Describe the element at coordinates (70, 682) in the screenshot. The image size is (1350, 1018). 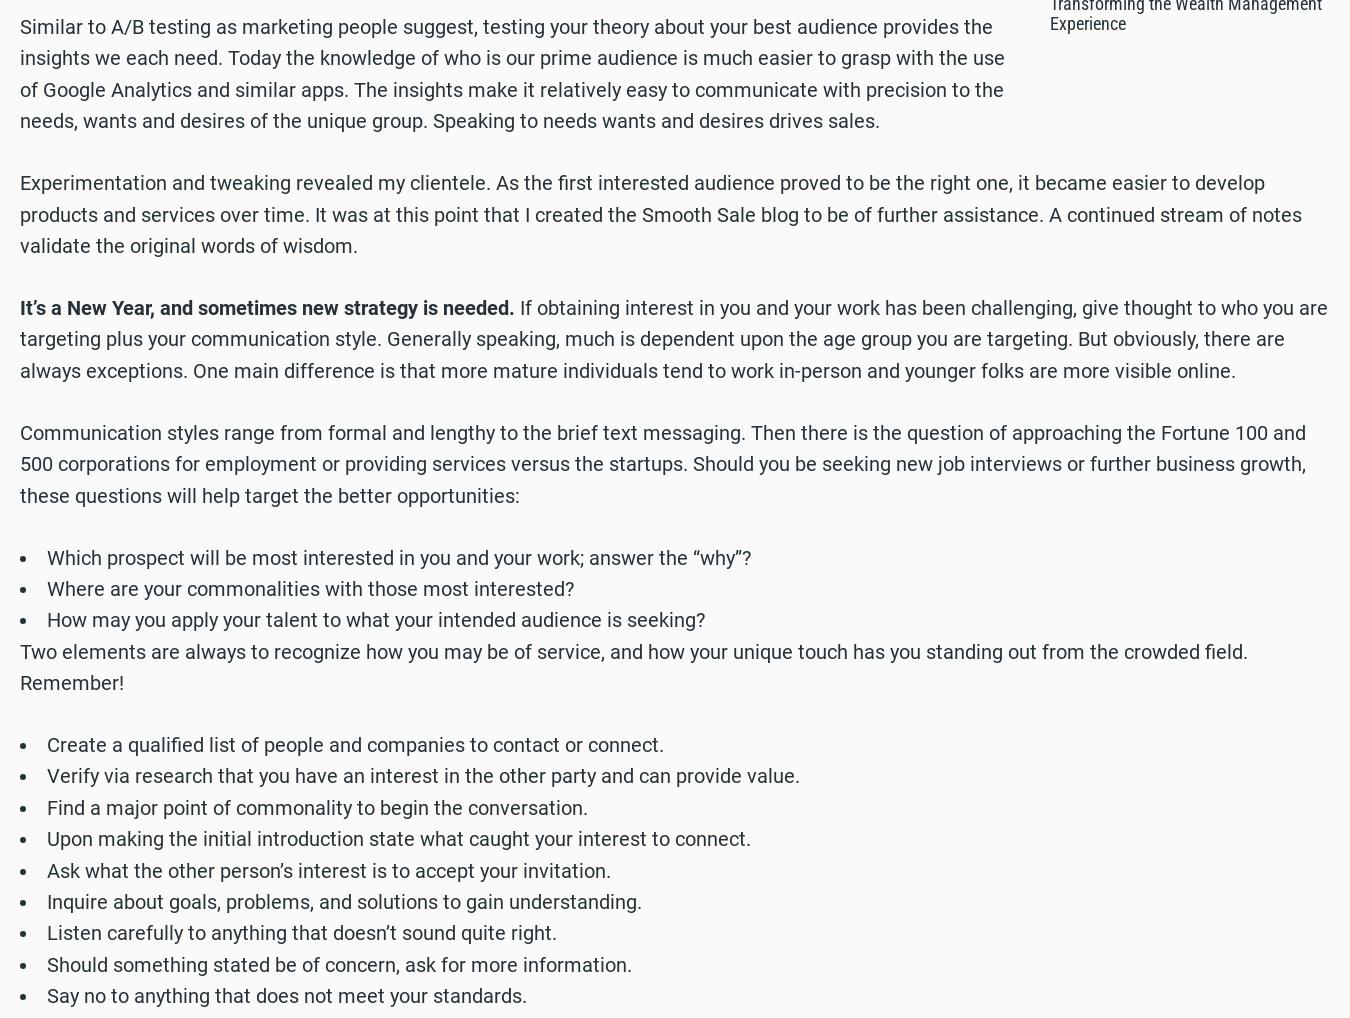
I see `'Remember!'` at that location.